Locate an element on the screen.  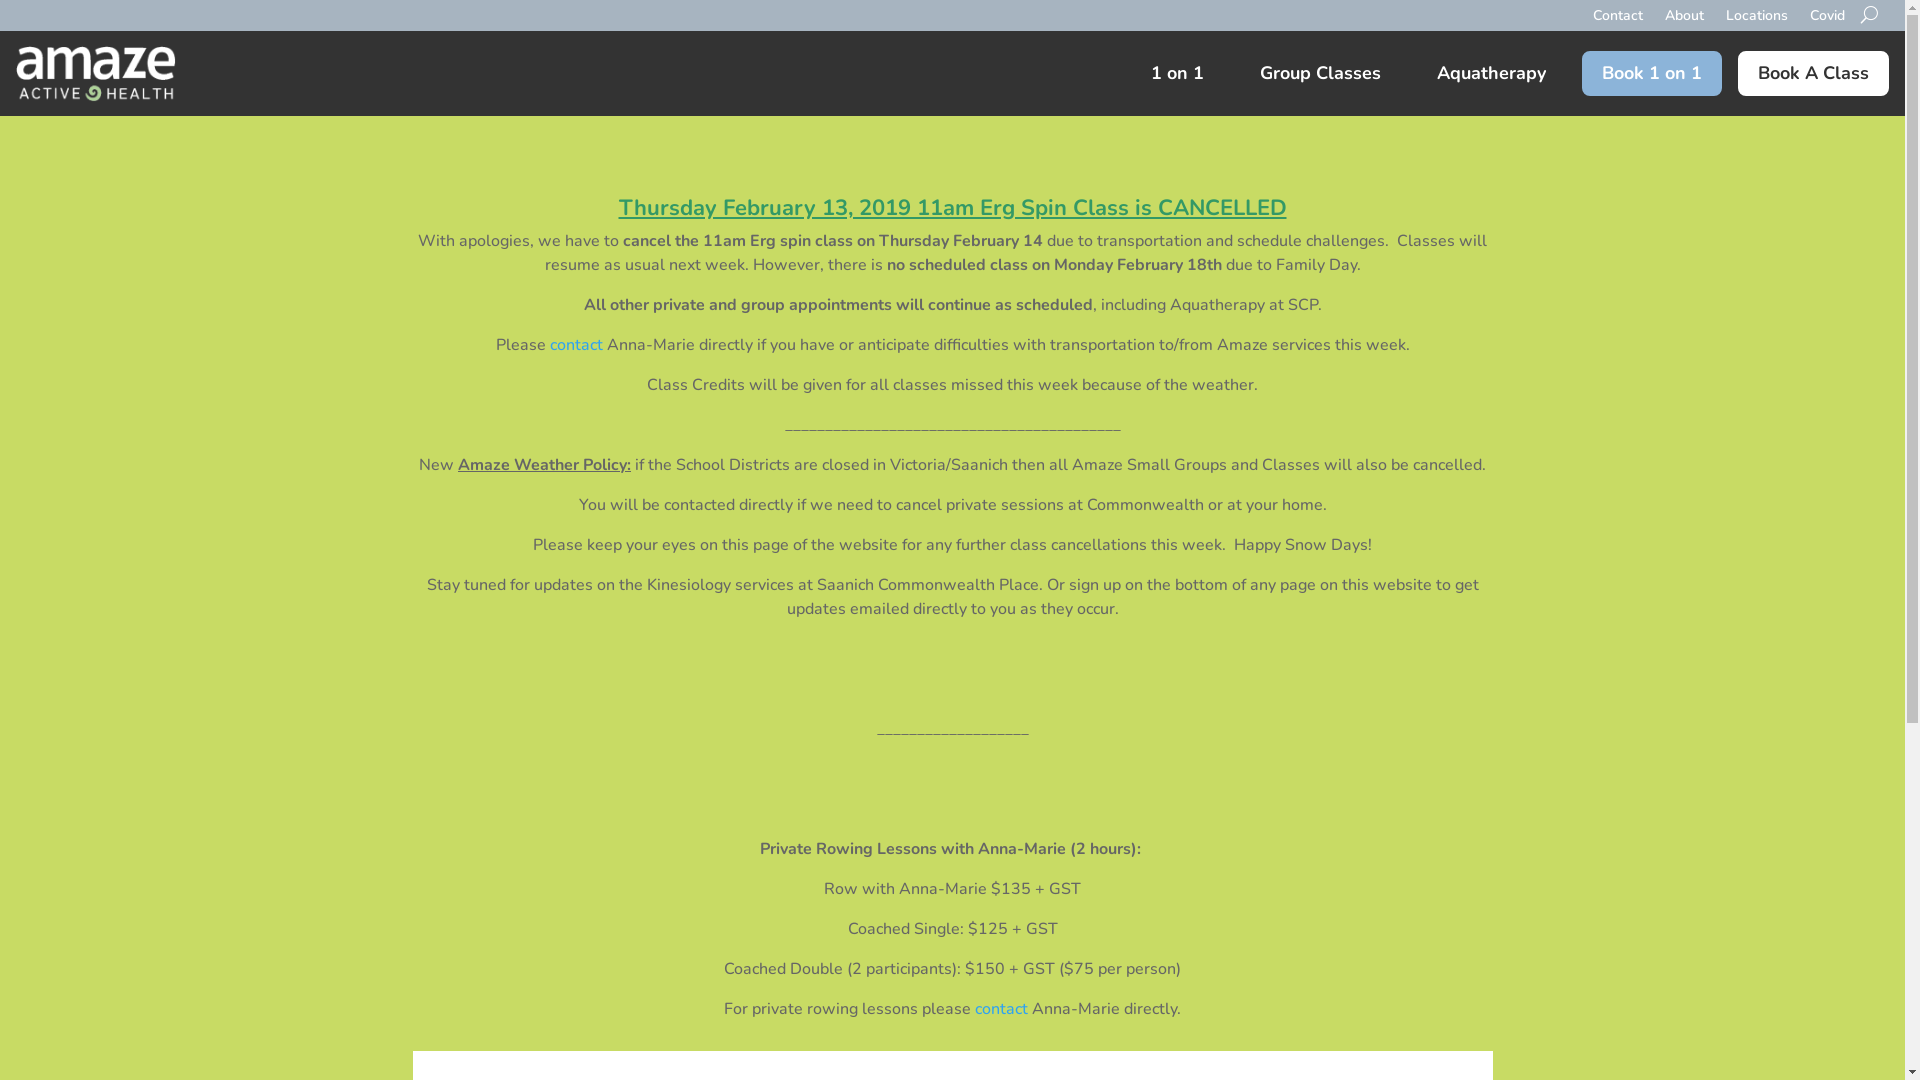
'Aquatherapy' is located at coordinates (1491, 72).